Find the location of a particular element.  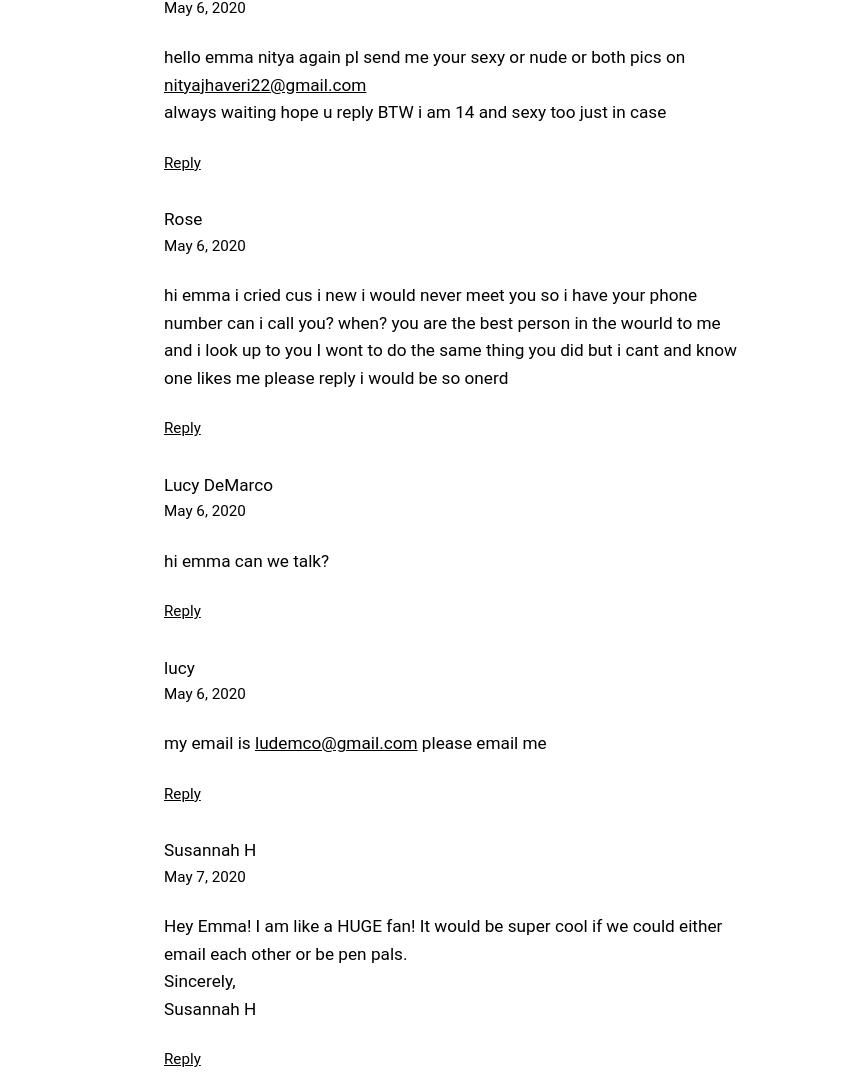

'May 7, 2020' is located at coordinates (203, 874).